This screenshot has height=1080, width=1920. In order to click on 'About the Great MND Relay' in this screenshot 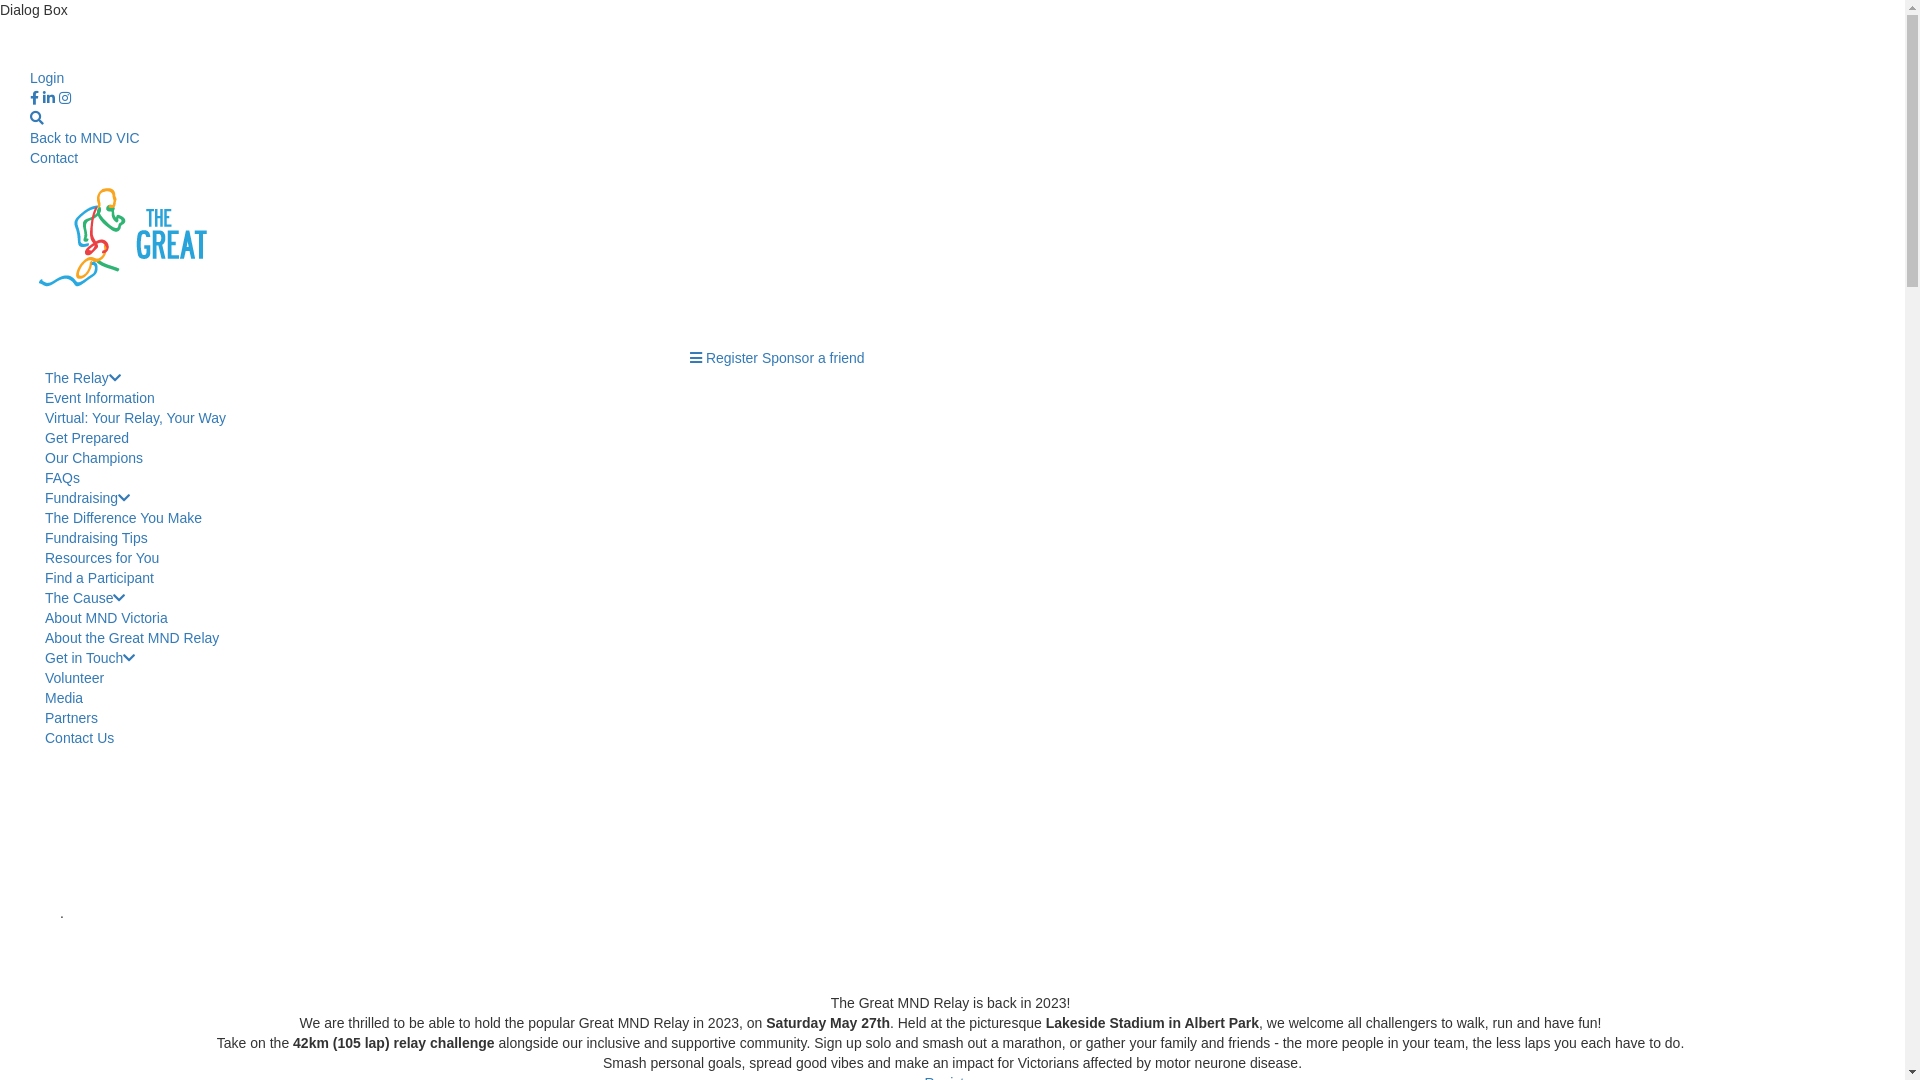, I will do `click(131, 637)`.